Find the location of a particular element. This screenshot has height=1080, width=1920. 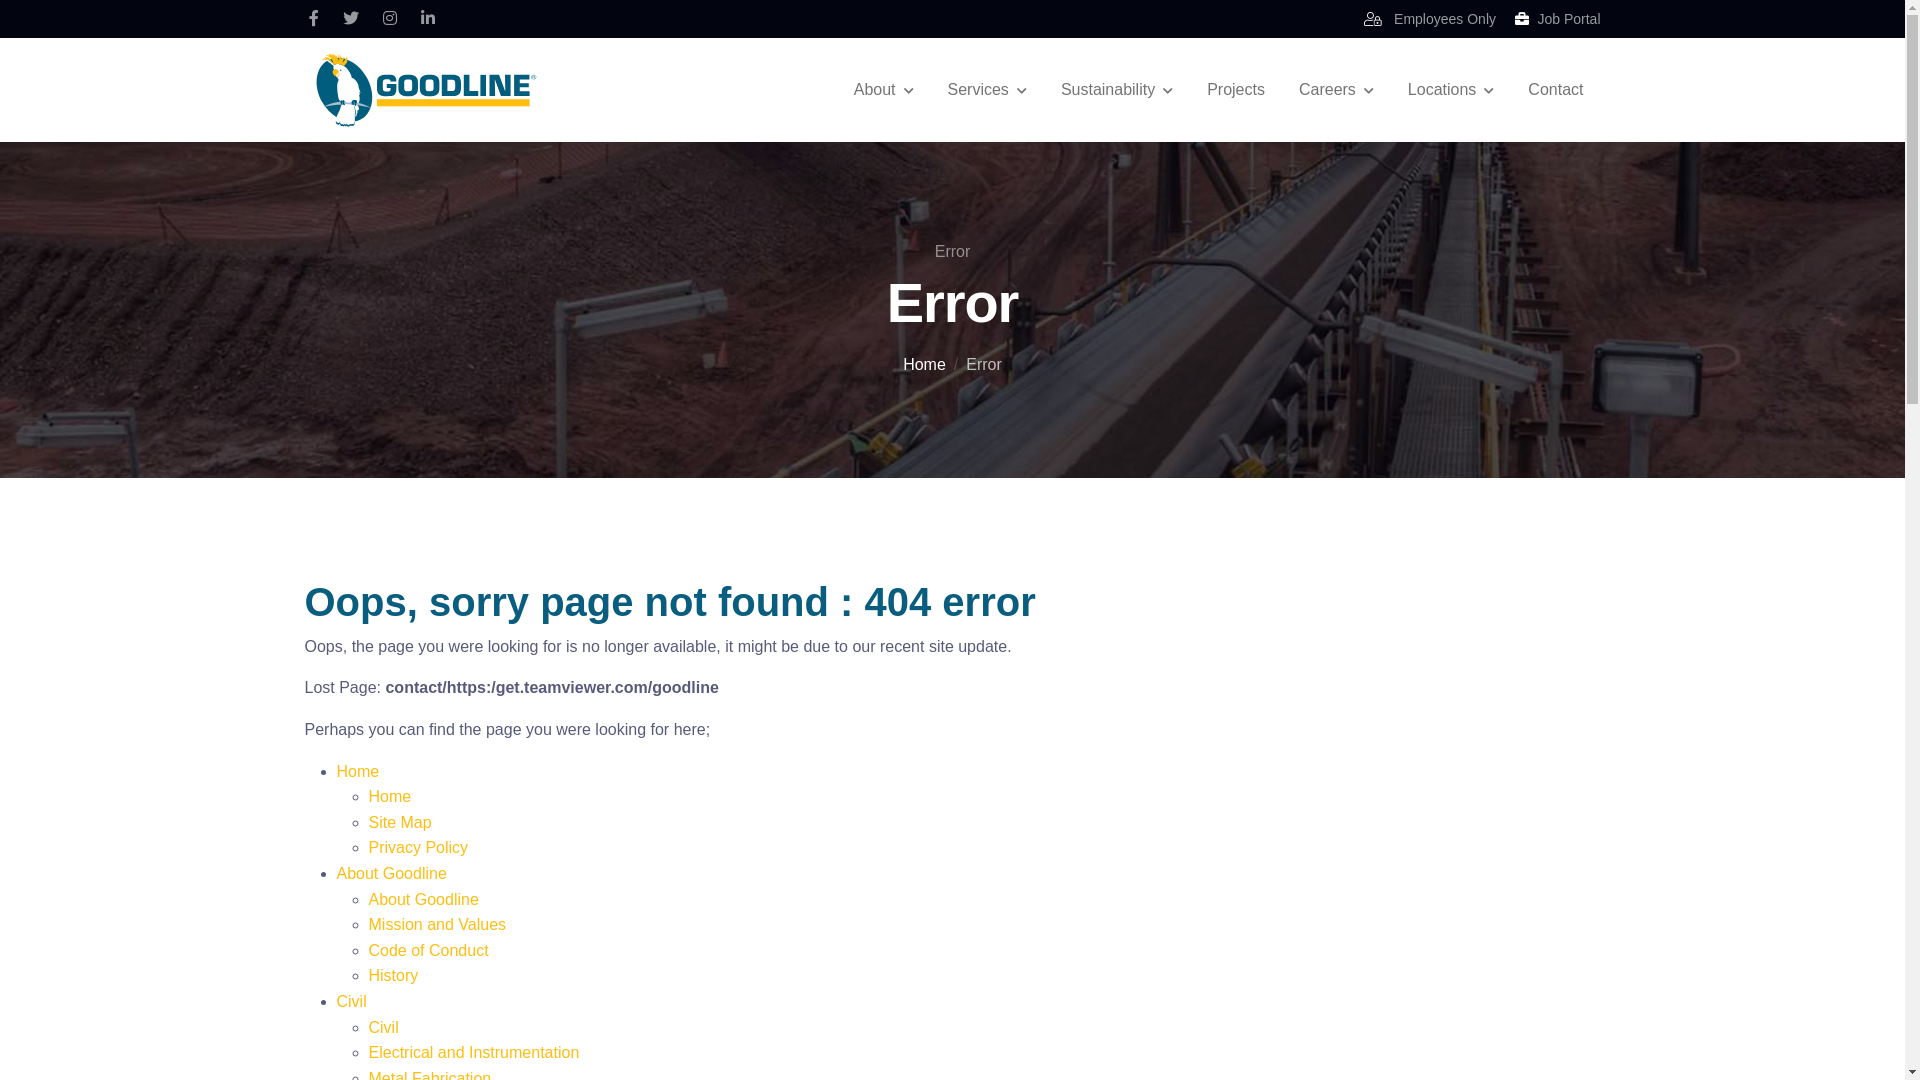

'Employees Only' is located at coordinates (1429, 19).